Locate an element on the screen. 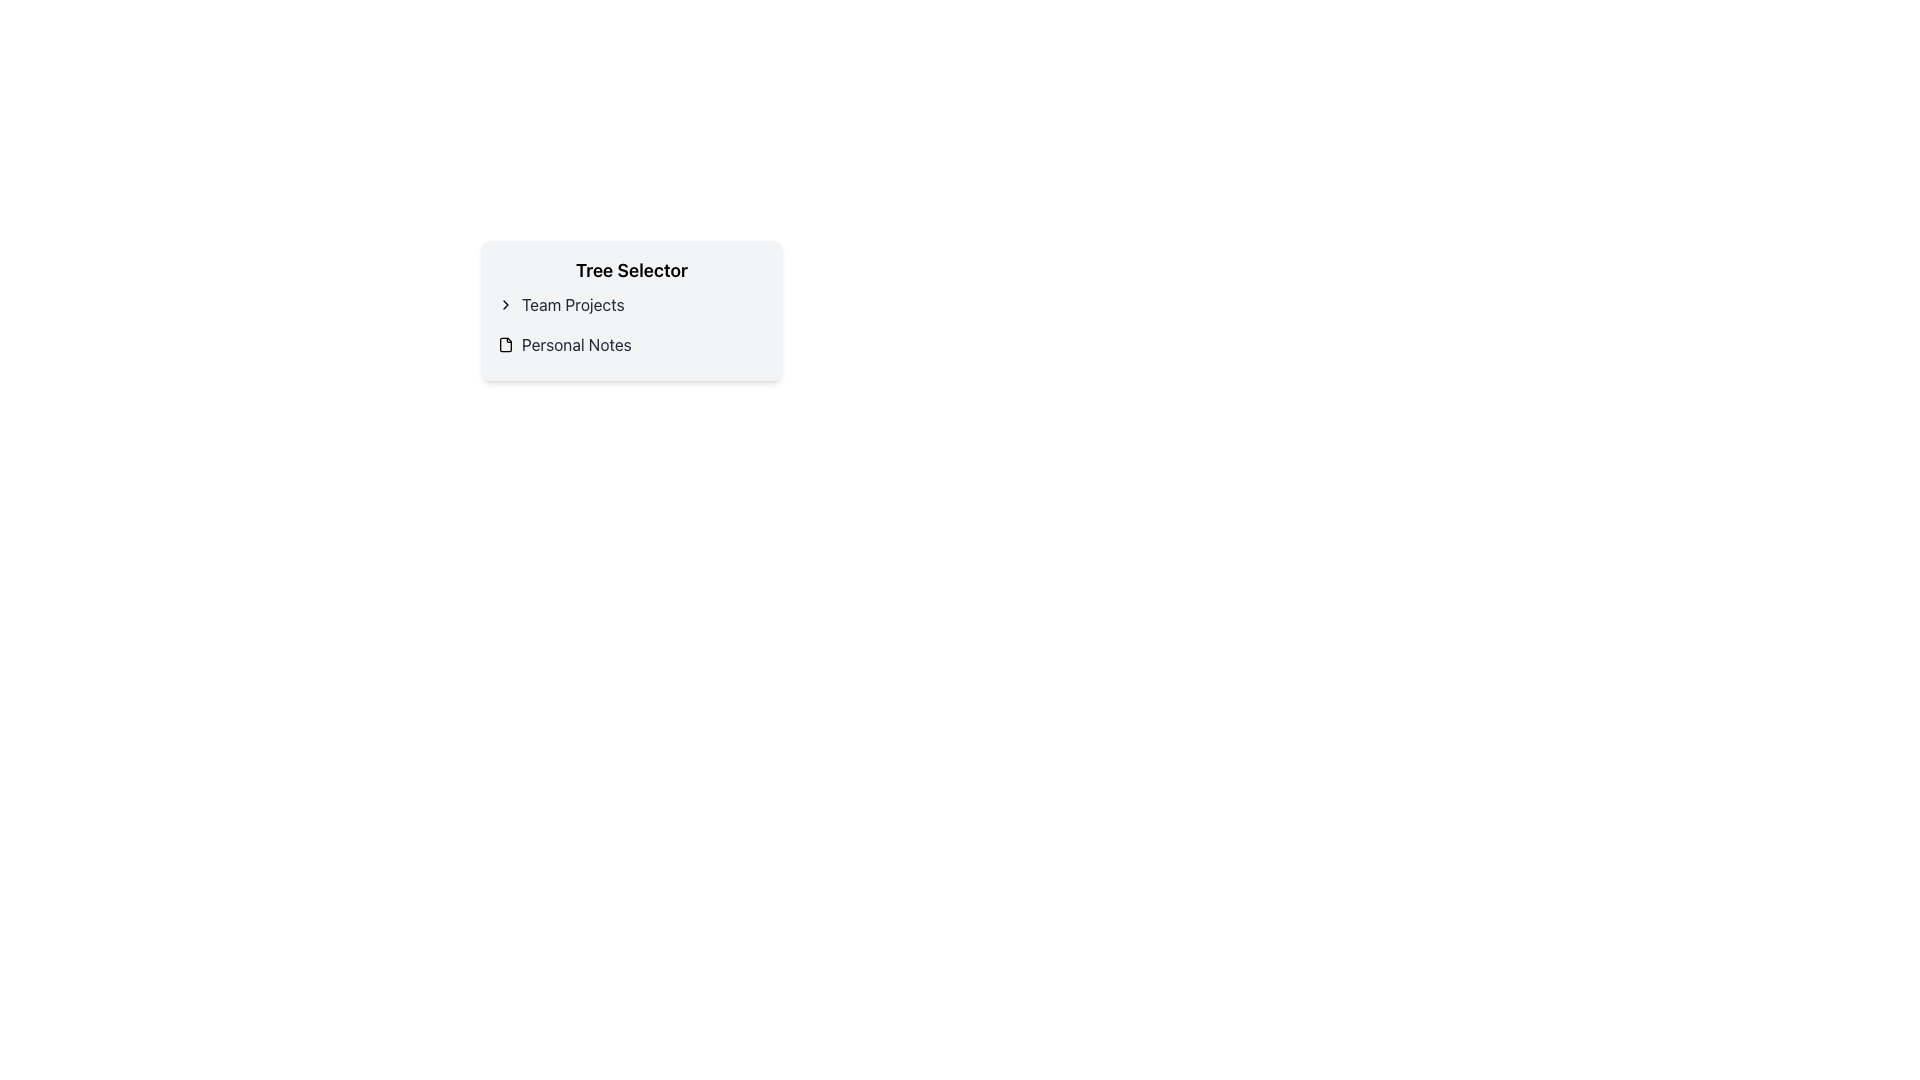  the 'Tree Selector' text label is located at coordinates (631, 270).